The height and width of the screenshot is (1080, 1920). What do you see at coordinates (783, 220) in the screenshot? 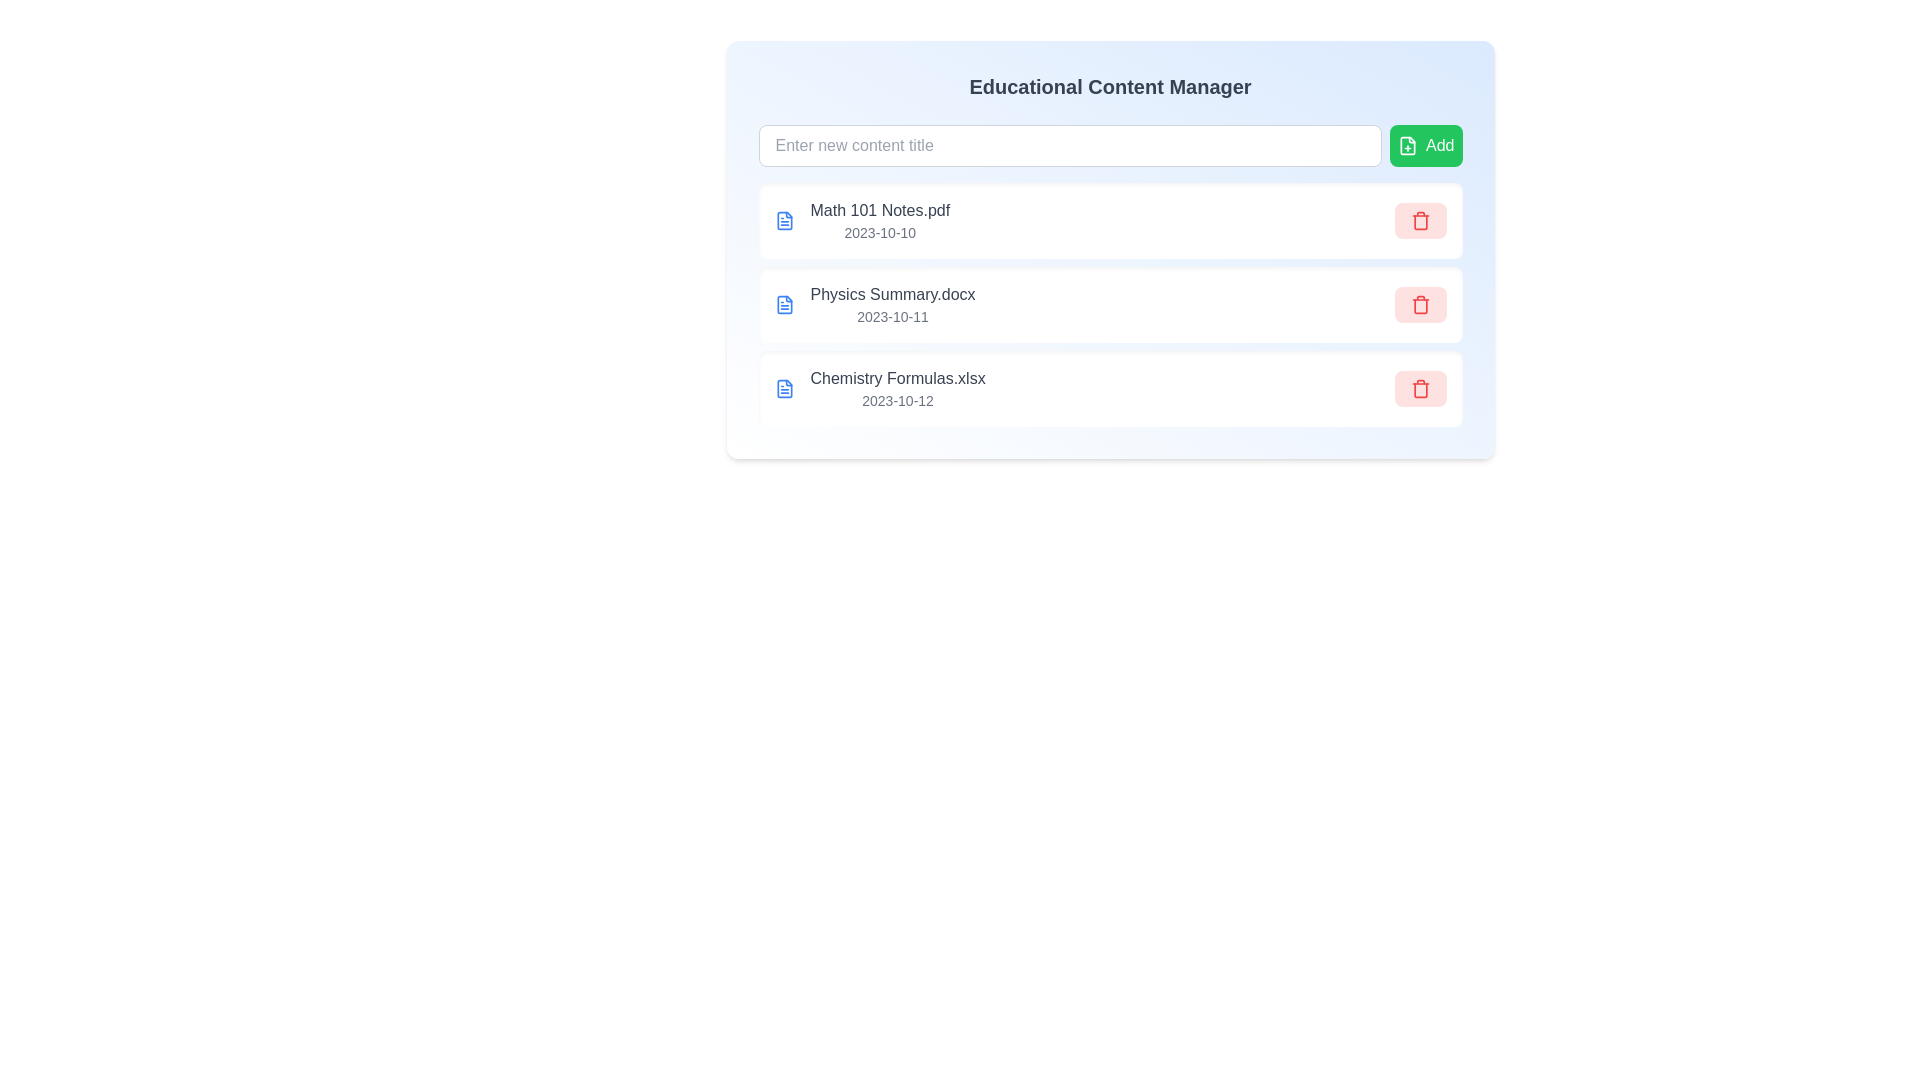
I see `the static icon representing the document 'Math 101 Notes.pdf', which is located on the left side of the first row in a list of documents` at bounding box center [783, 220].